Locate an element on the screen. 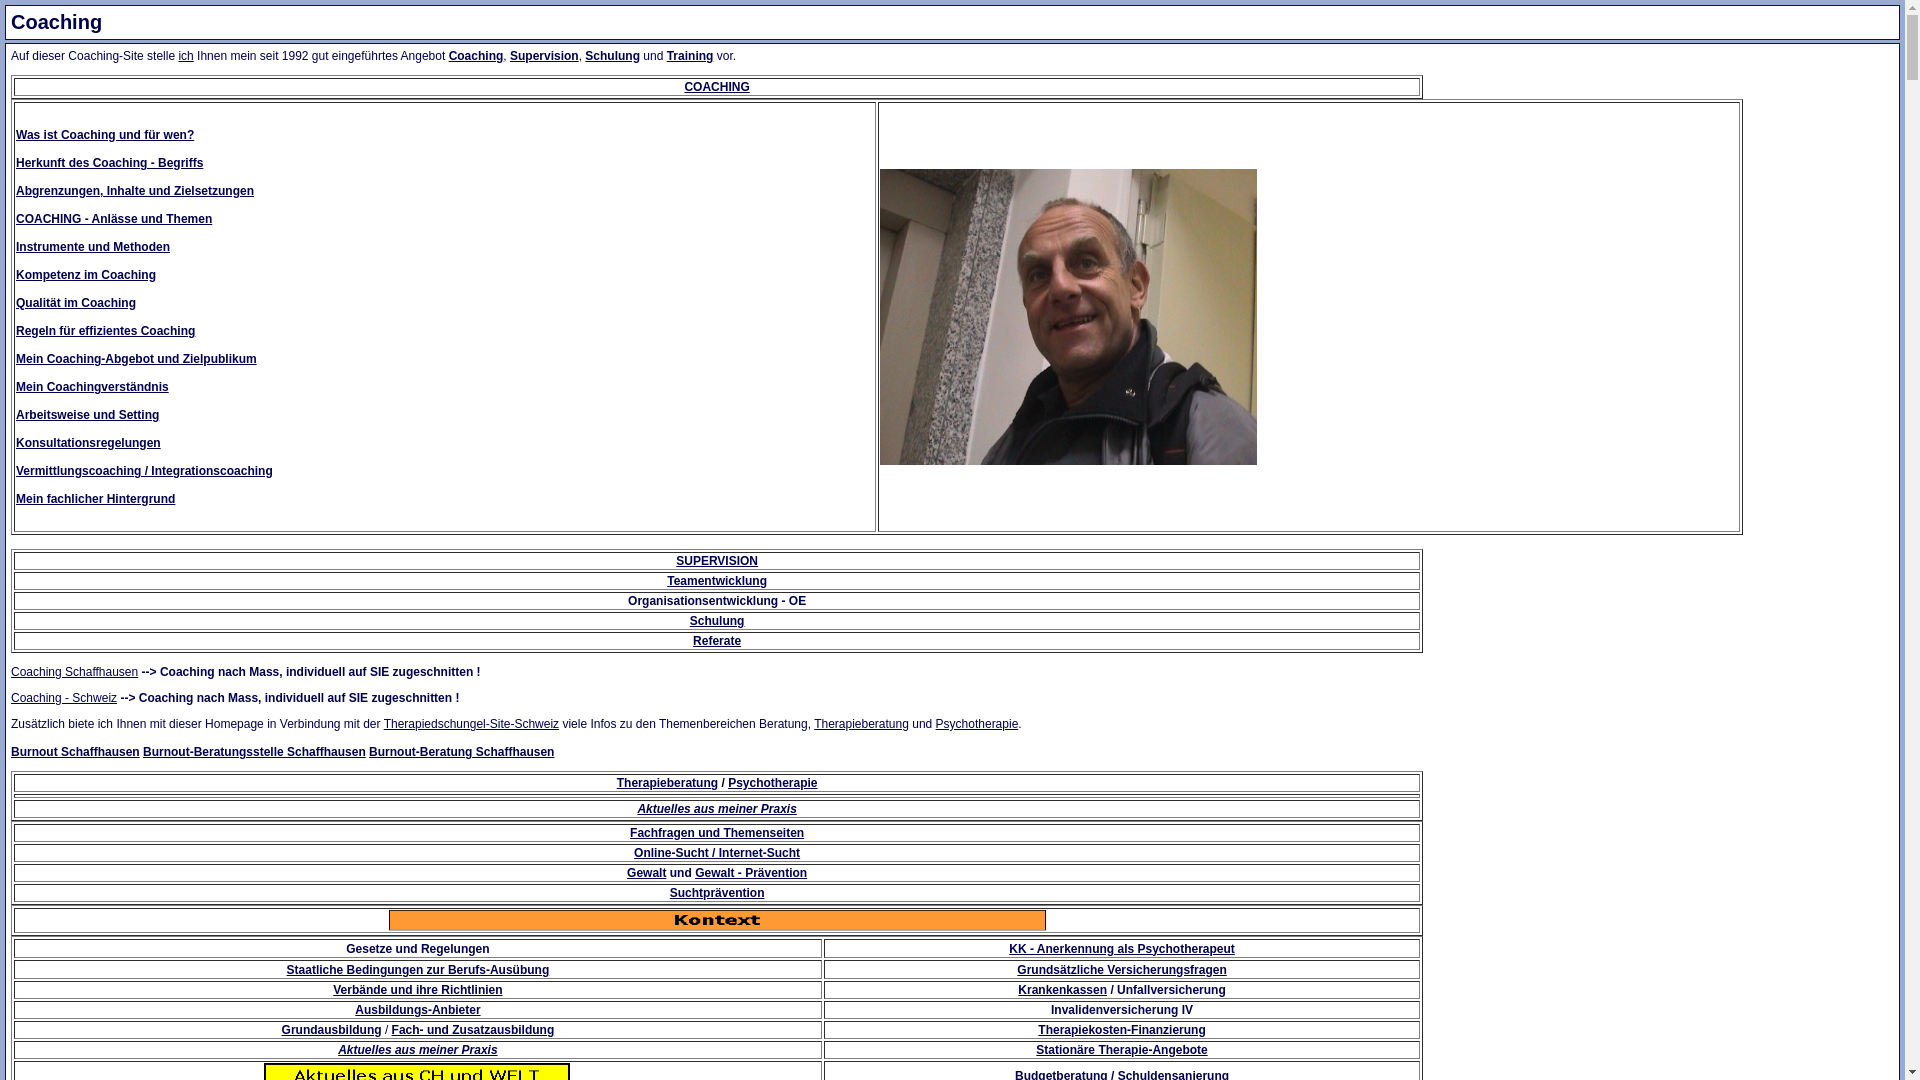 This screenshot has width=1920, height=1080. 'Therapiedschungel-Site-Schweiz' is located at coordinates (470, 724).